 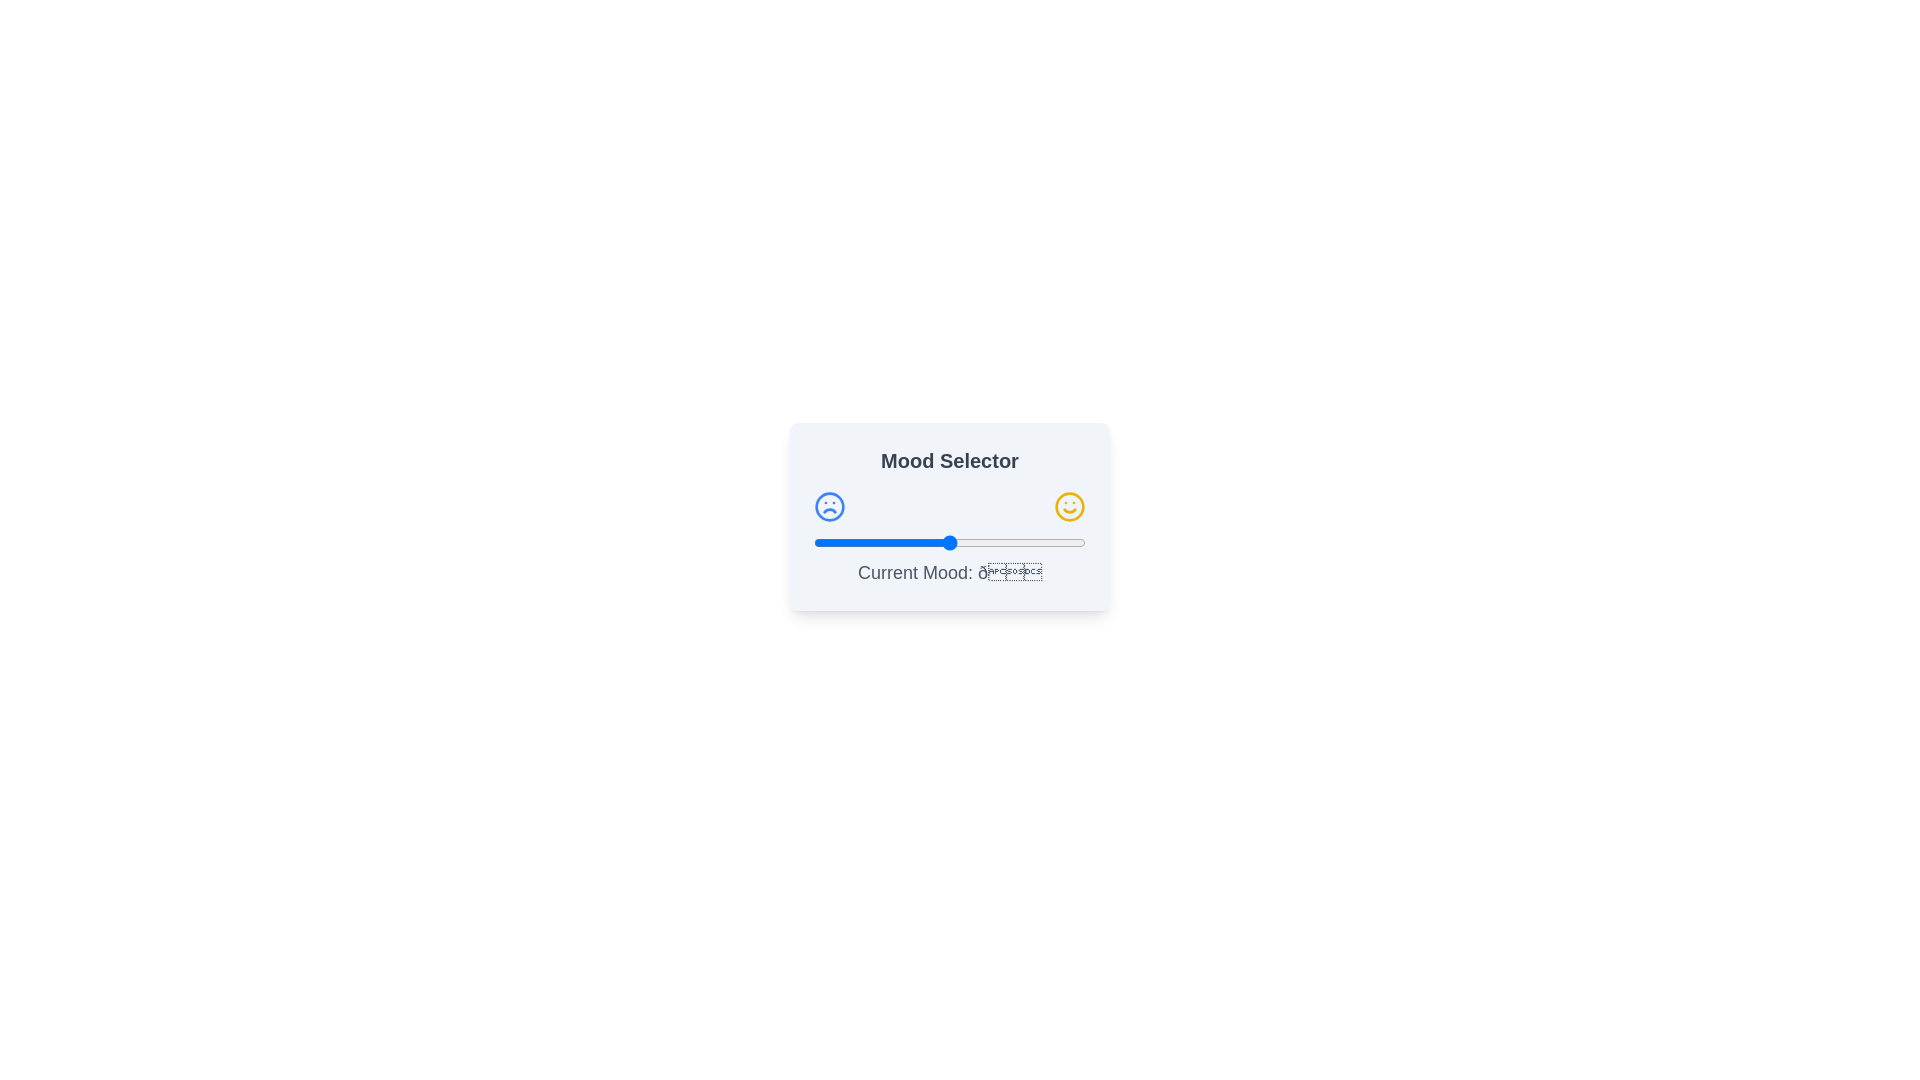 I want to click on the slider to set the mood value to 13, so click(x=849, y=543).